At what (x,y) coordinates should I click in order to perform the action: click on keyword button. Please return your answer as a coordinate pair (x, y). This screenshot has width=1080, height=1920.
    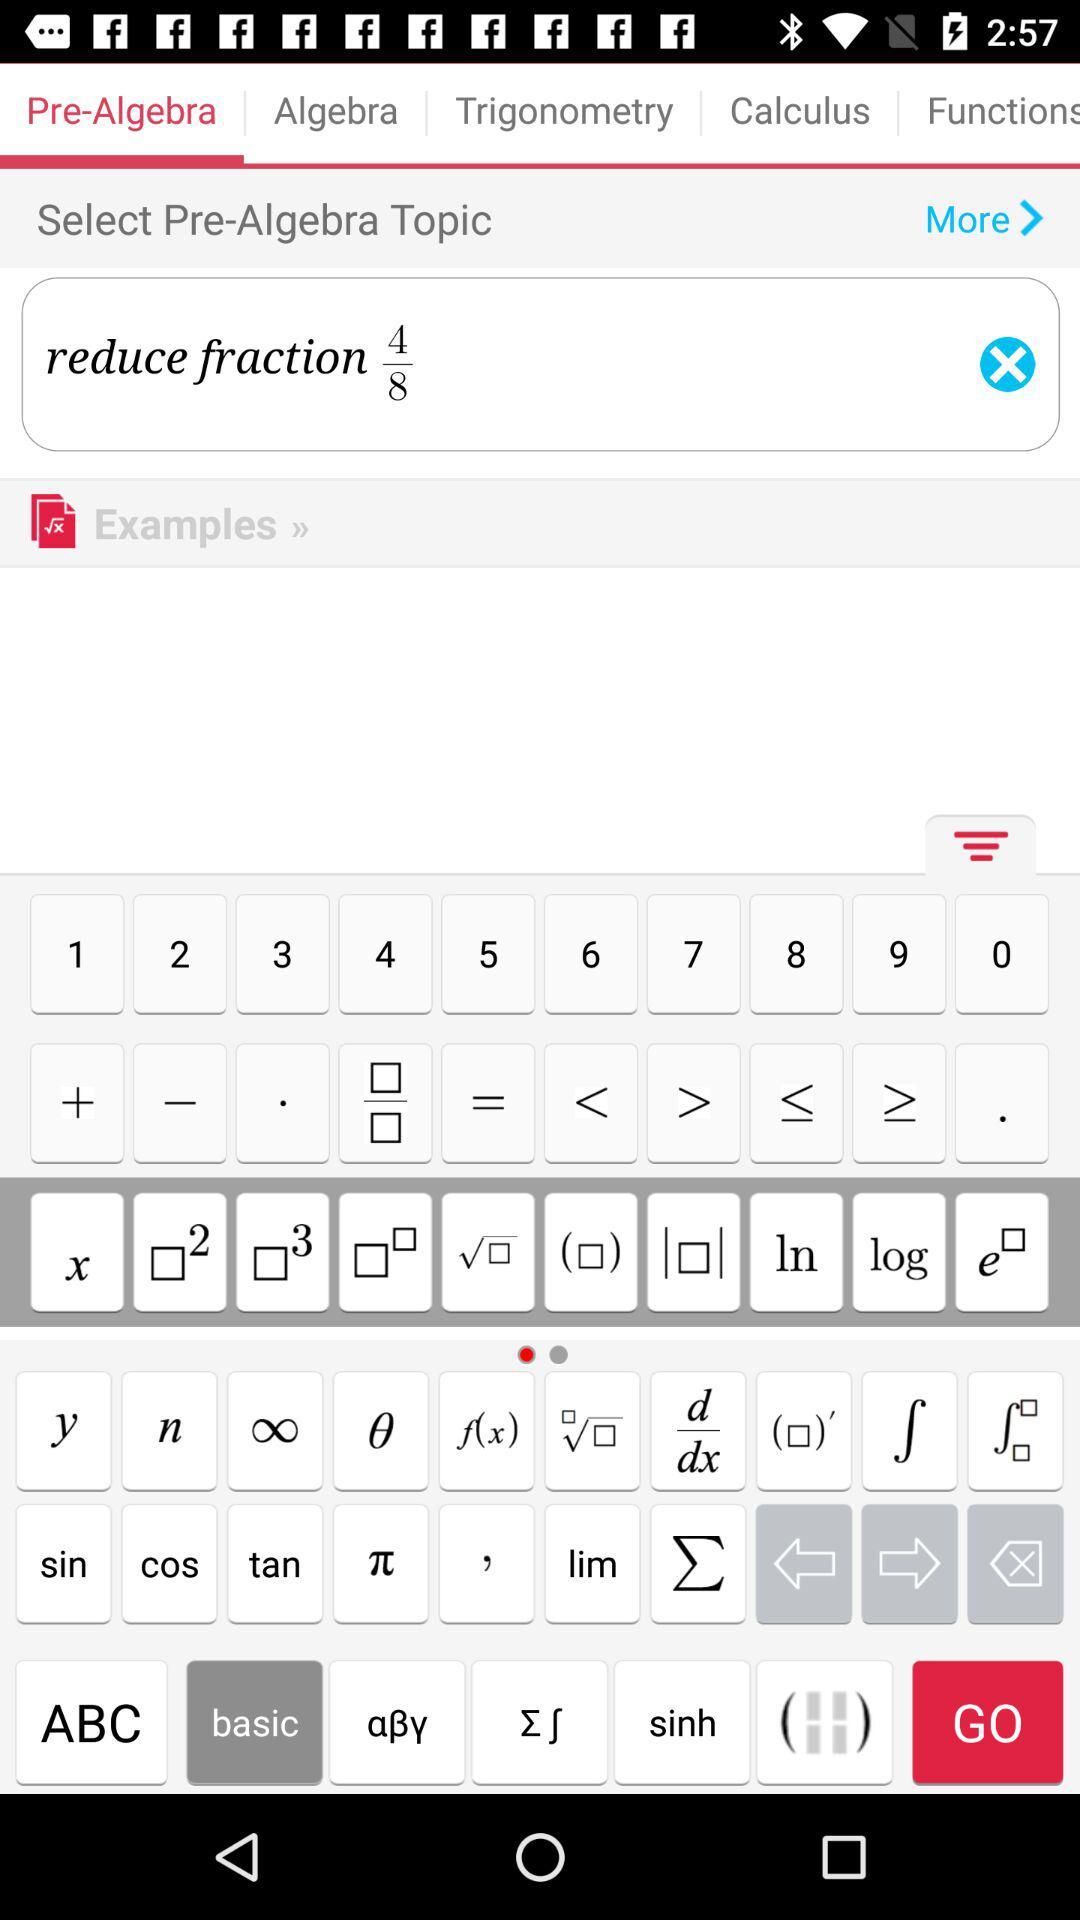
    Looking at the image, I should click on (697, 1562).